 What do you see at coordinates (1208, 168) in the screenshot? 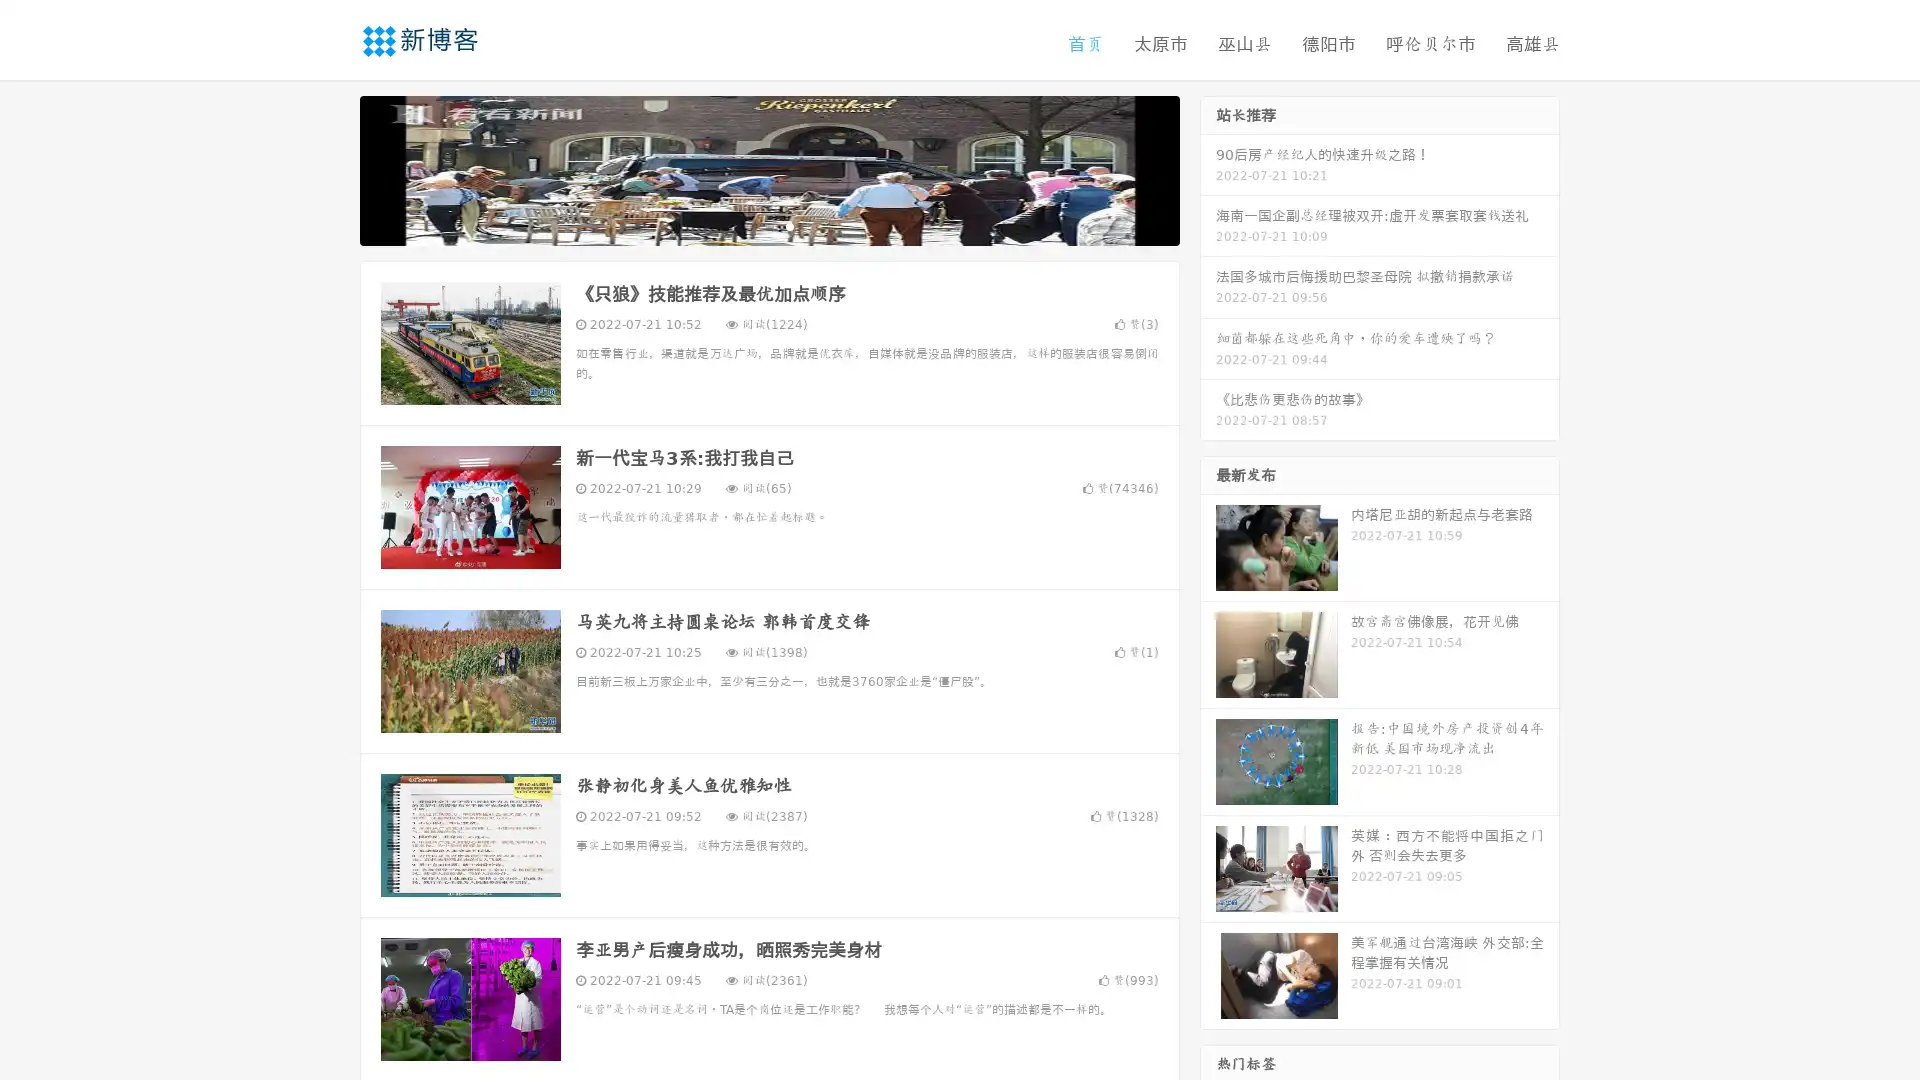
I see `Next slide` at bounding box center [1208, 168].